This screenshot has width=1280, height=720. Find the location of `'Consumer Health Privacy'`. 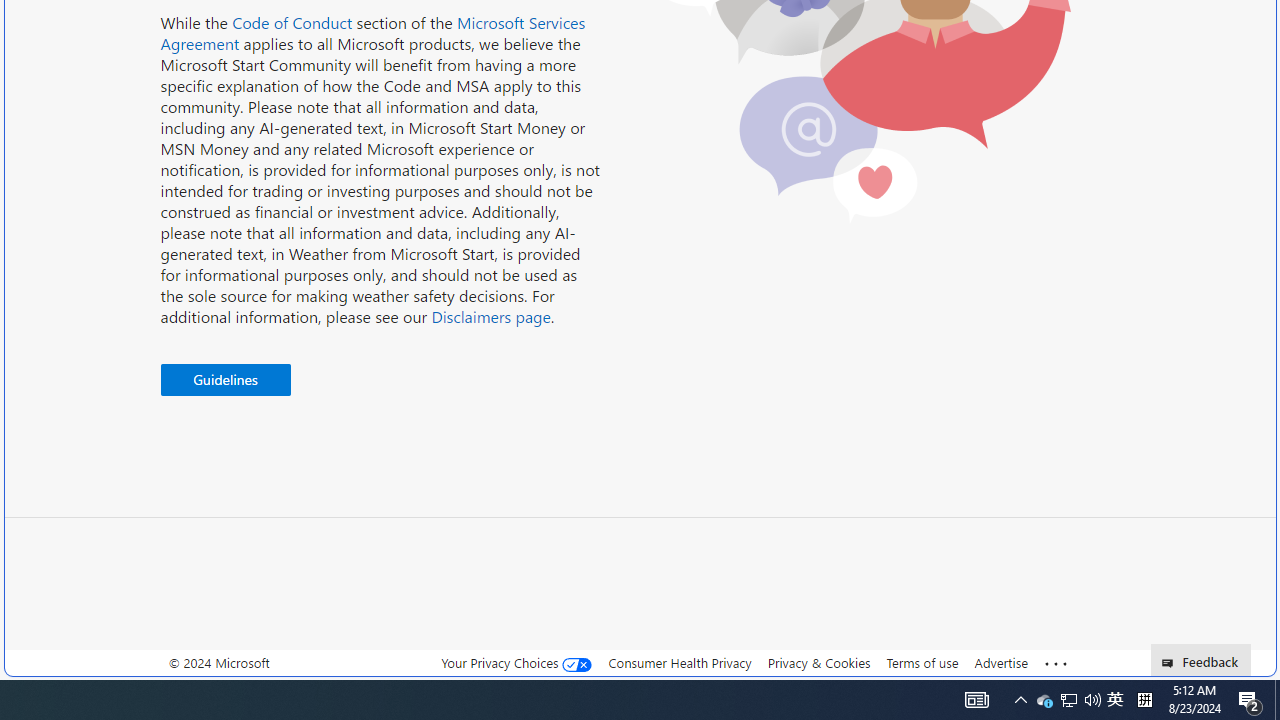

'Consumer Health Privacy' is located at coordinates (680, 663).